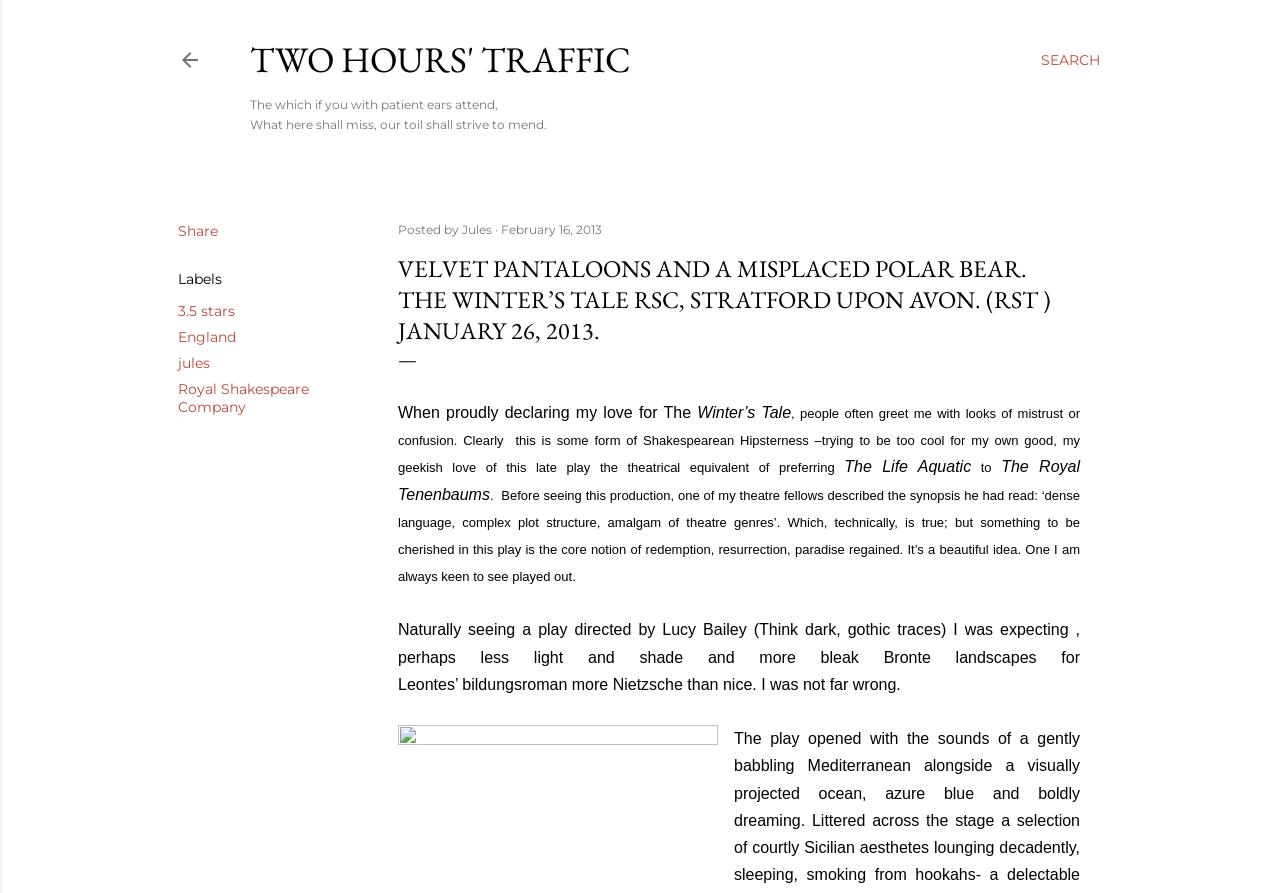  Describe the element at coordinates (397, 656) in the screenshot. I see `'Naturally seeing a play directed by Lucy Bailey (Think dark, gothic traces) I was expecting , perhaps less light and shade and more bleak Bronte landscapes for Leontes’ bildungsroman'` at that location.